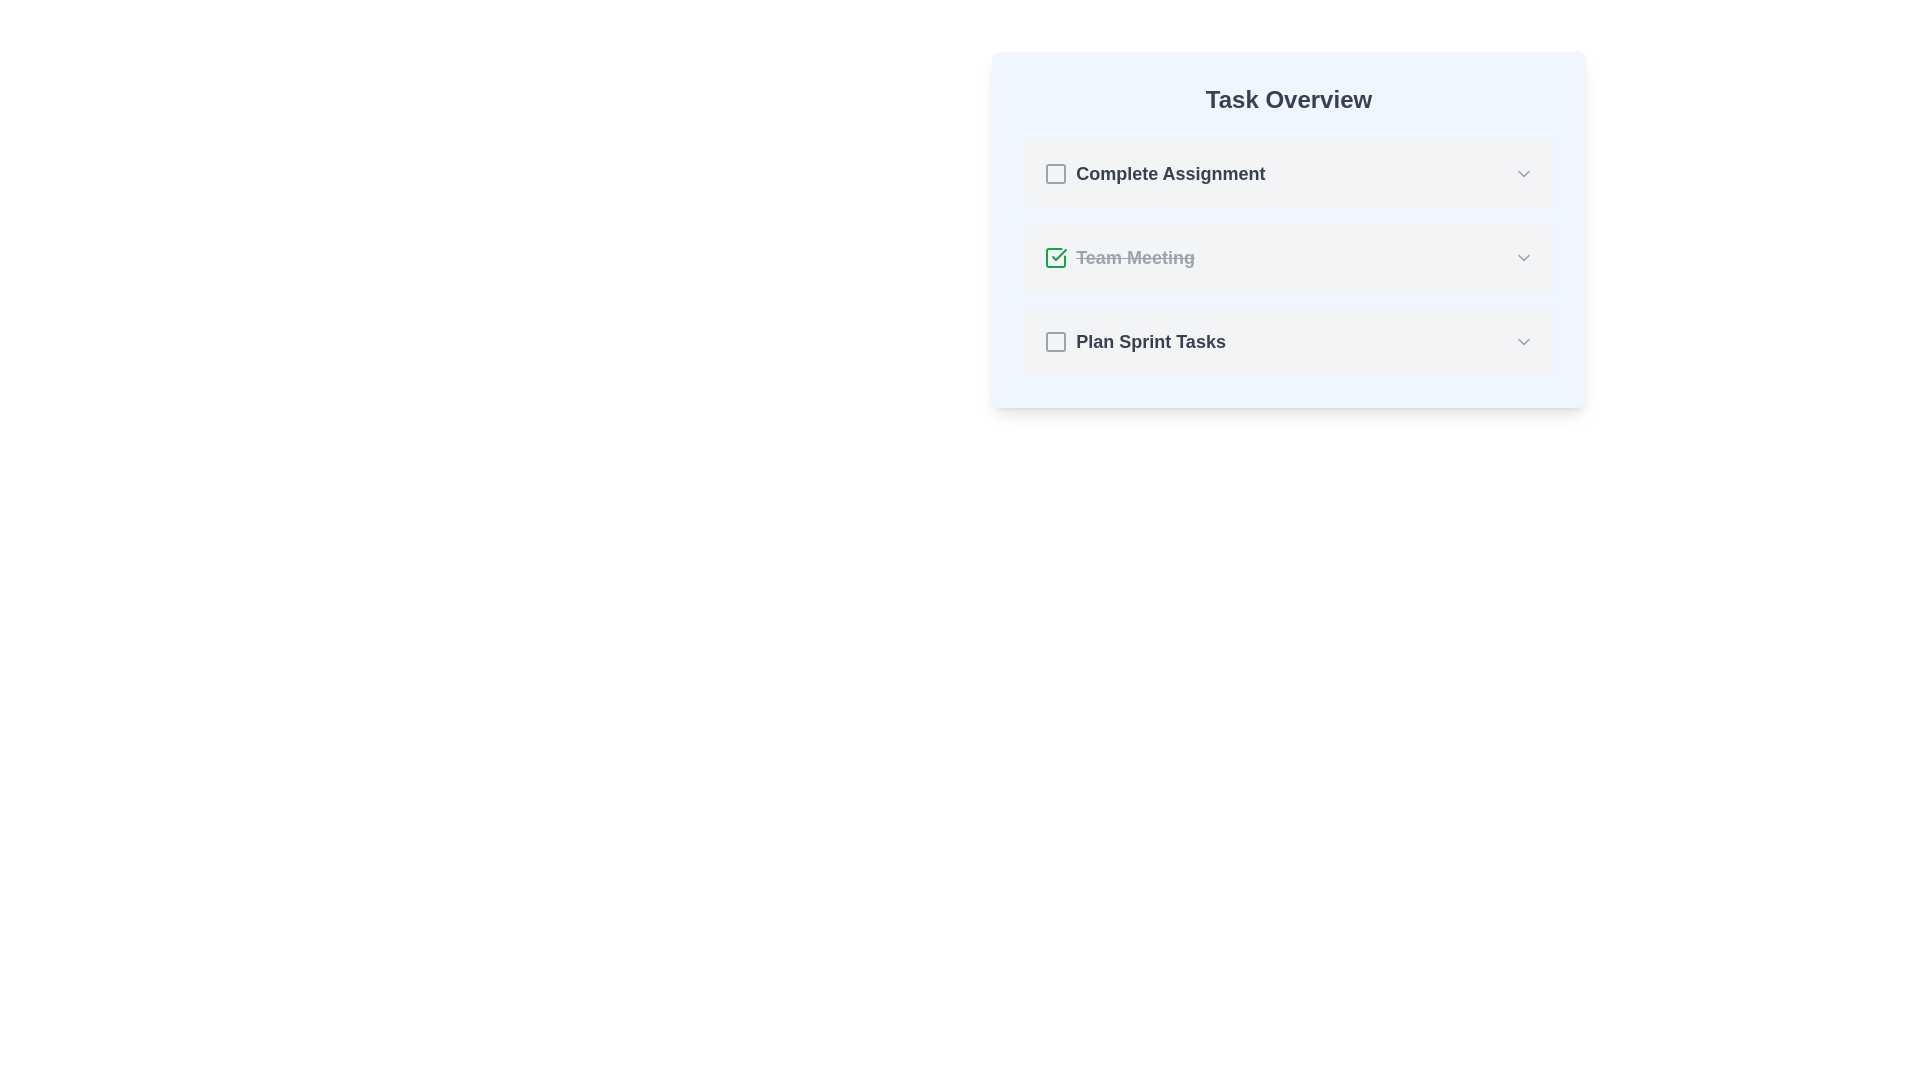 The width and height of the screenshot is (1920, 1080). Describe the element at coordinates (1055, 341) in the screenshot. I see `the unchecked checkbox for the 'Plan Sprint Tasks' task in the 'Task Overview' box` at that location.